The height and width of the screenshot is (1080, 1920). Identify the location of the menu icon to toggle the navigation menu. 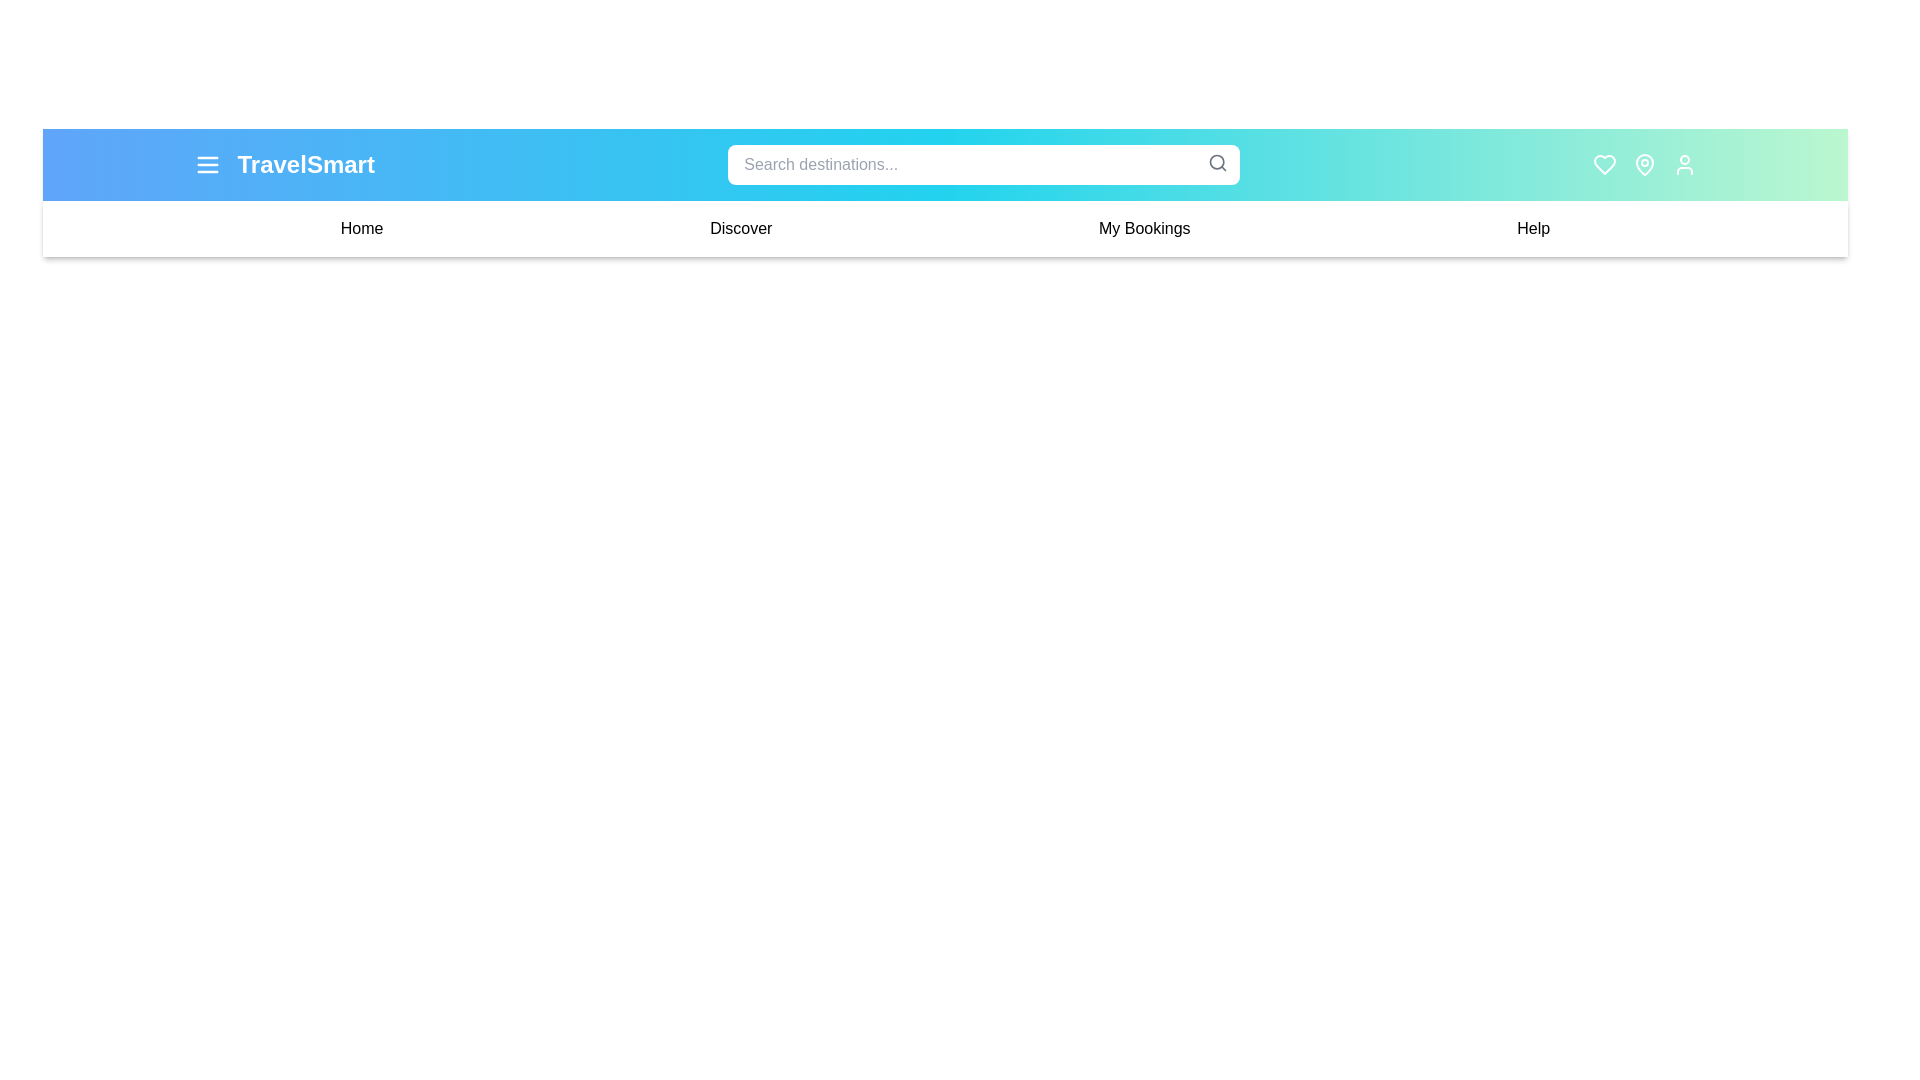
(207, 164).